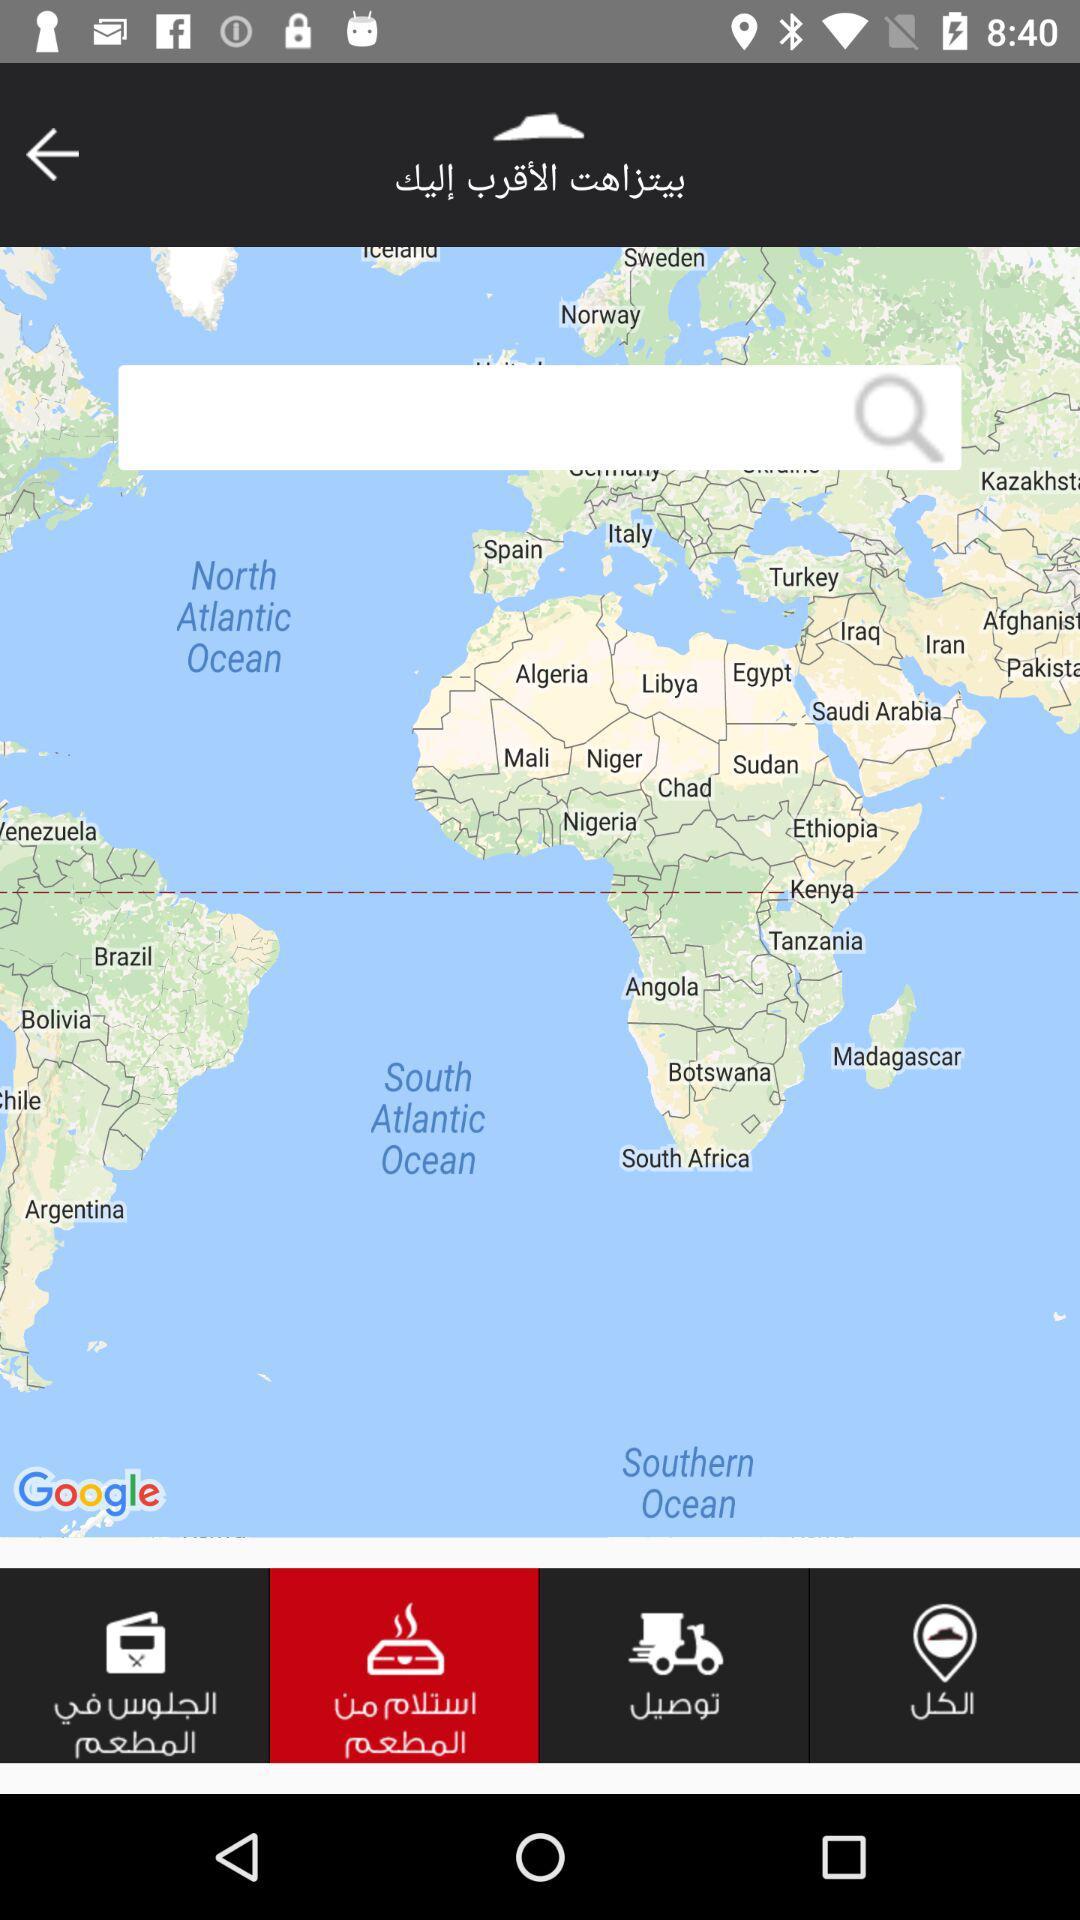 The height and width of the screenshot is (1920, 1080). Describe the element at coordinates (540, 891) in the screenshot. I see `item at the center` at that location.